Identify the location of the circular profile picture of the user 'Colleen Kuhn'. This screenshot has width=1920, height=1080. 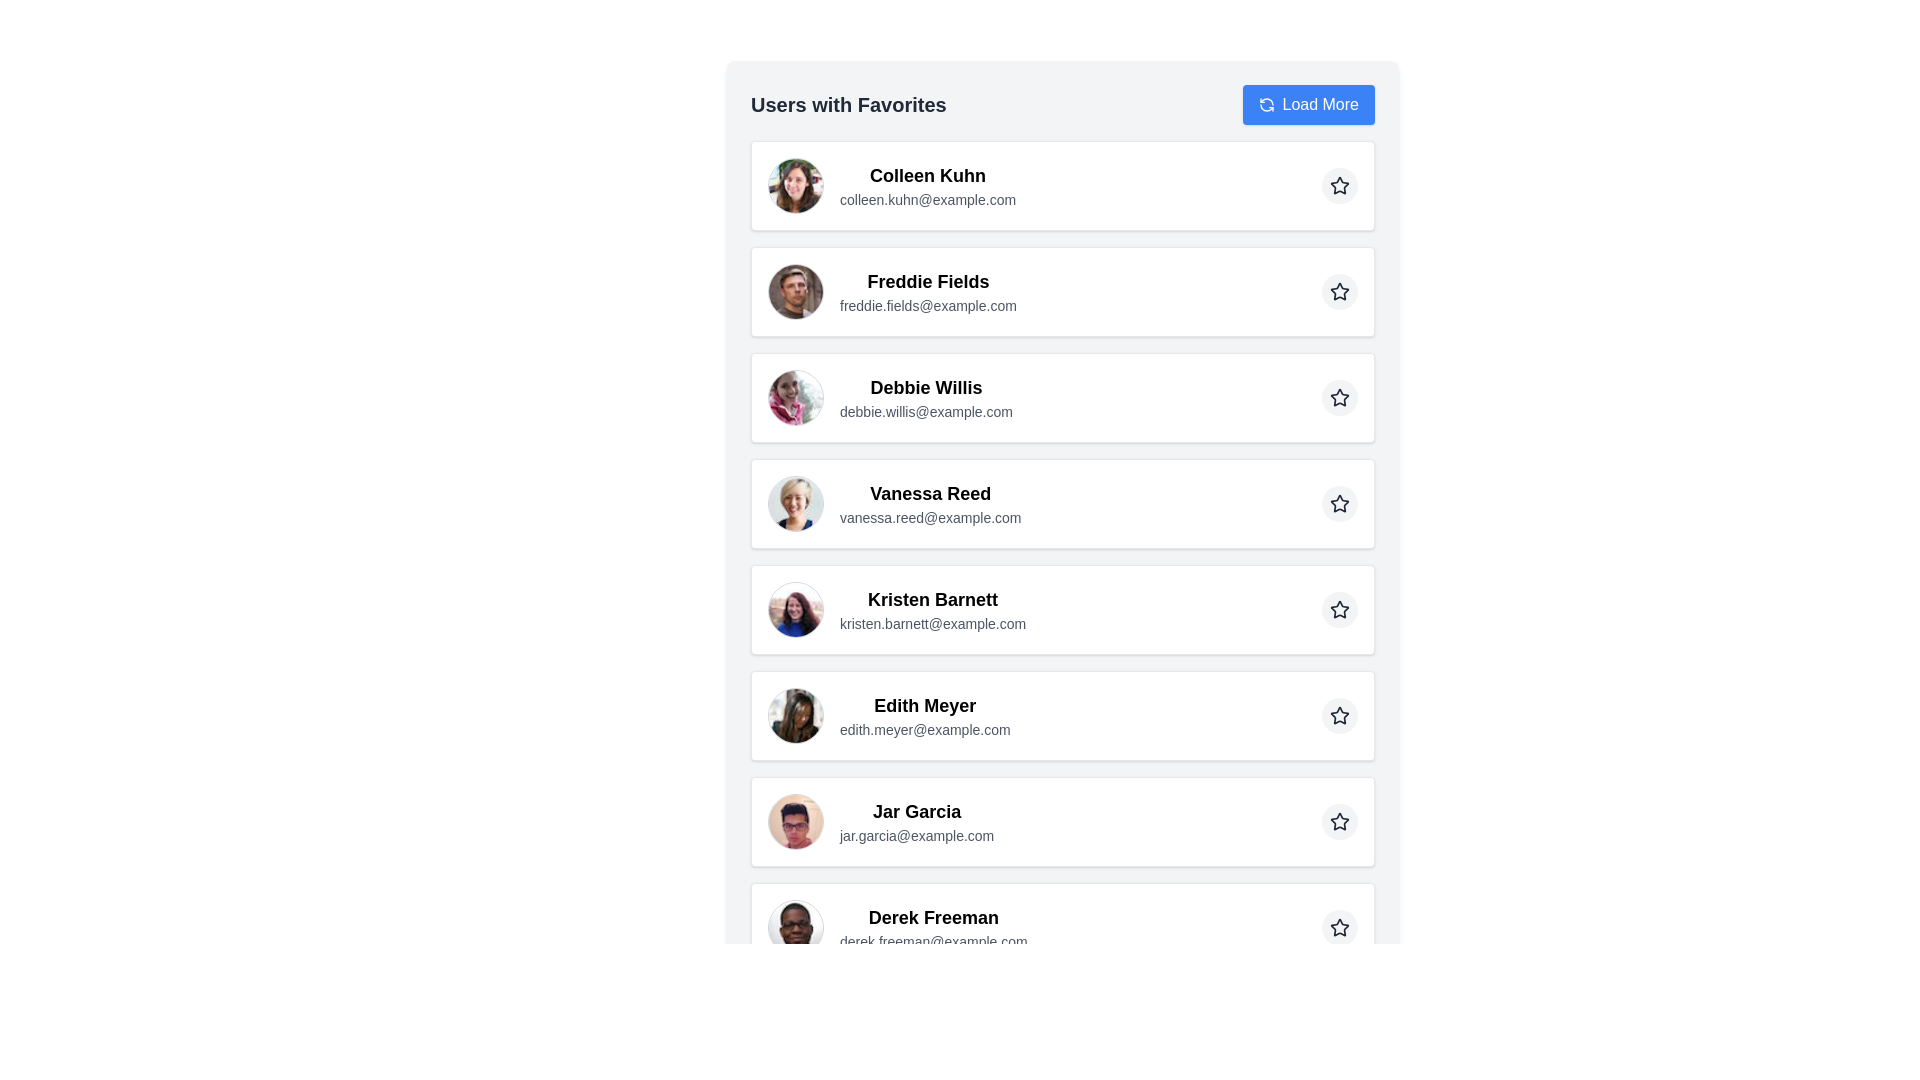
(795, 185).